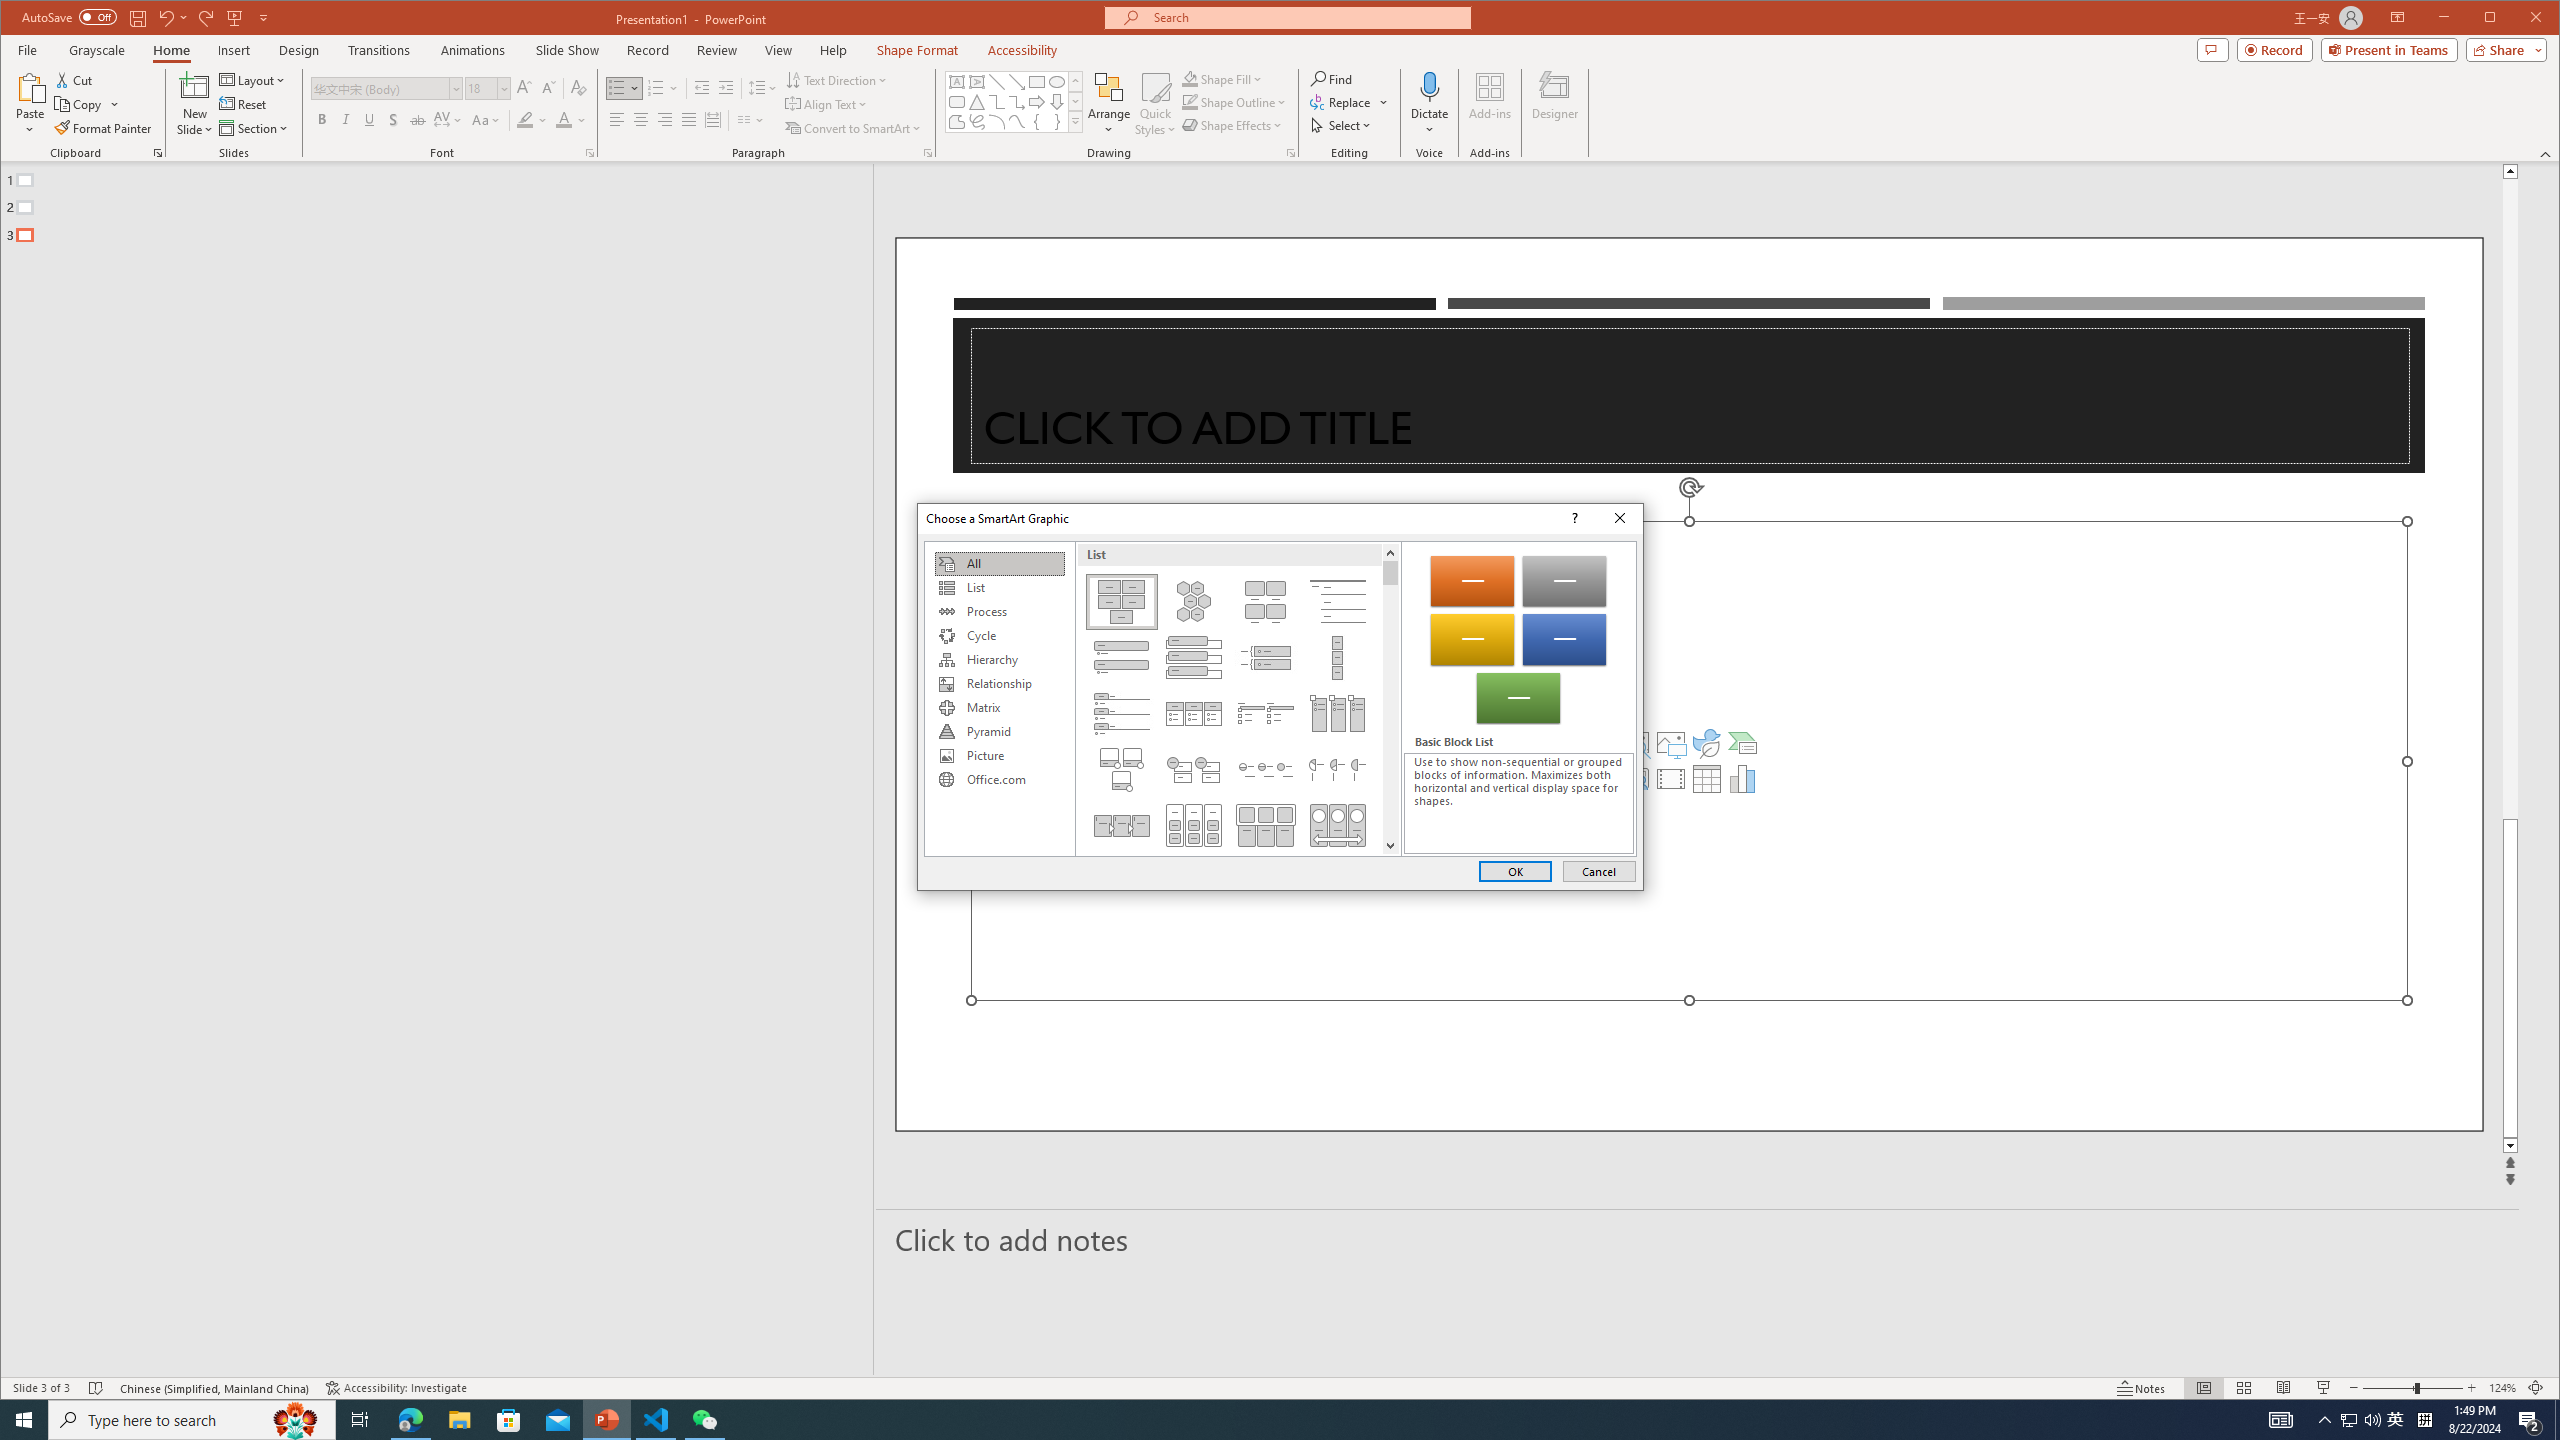 The width and height of the screenshot is (2560, 1440). I want to click on 'Insert a SmartArt Graphic', so click(1742, 742).